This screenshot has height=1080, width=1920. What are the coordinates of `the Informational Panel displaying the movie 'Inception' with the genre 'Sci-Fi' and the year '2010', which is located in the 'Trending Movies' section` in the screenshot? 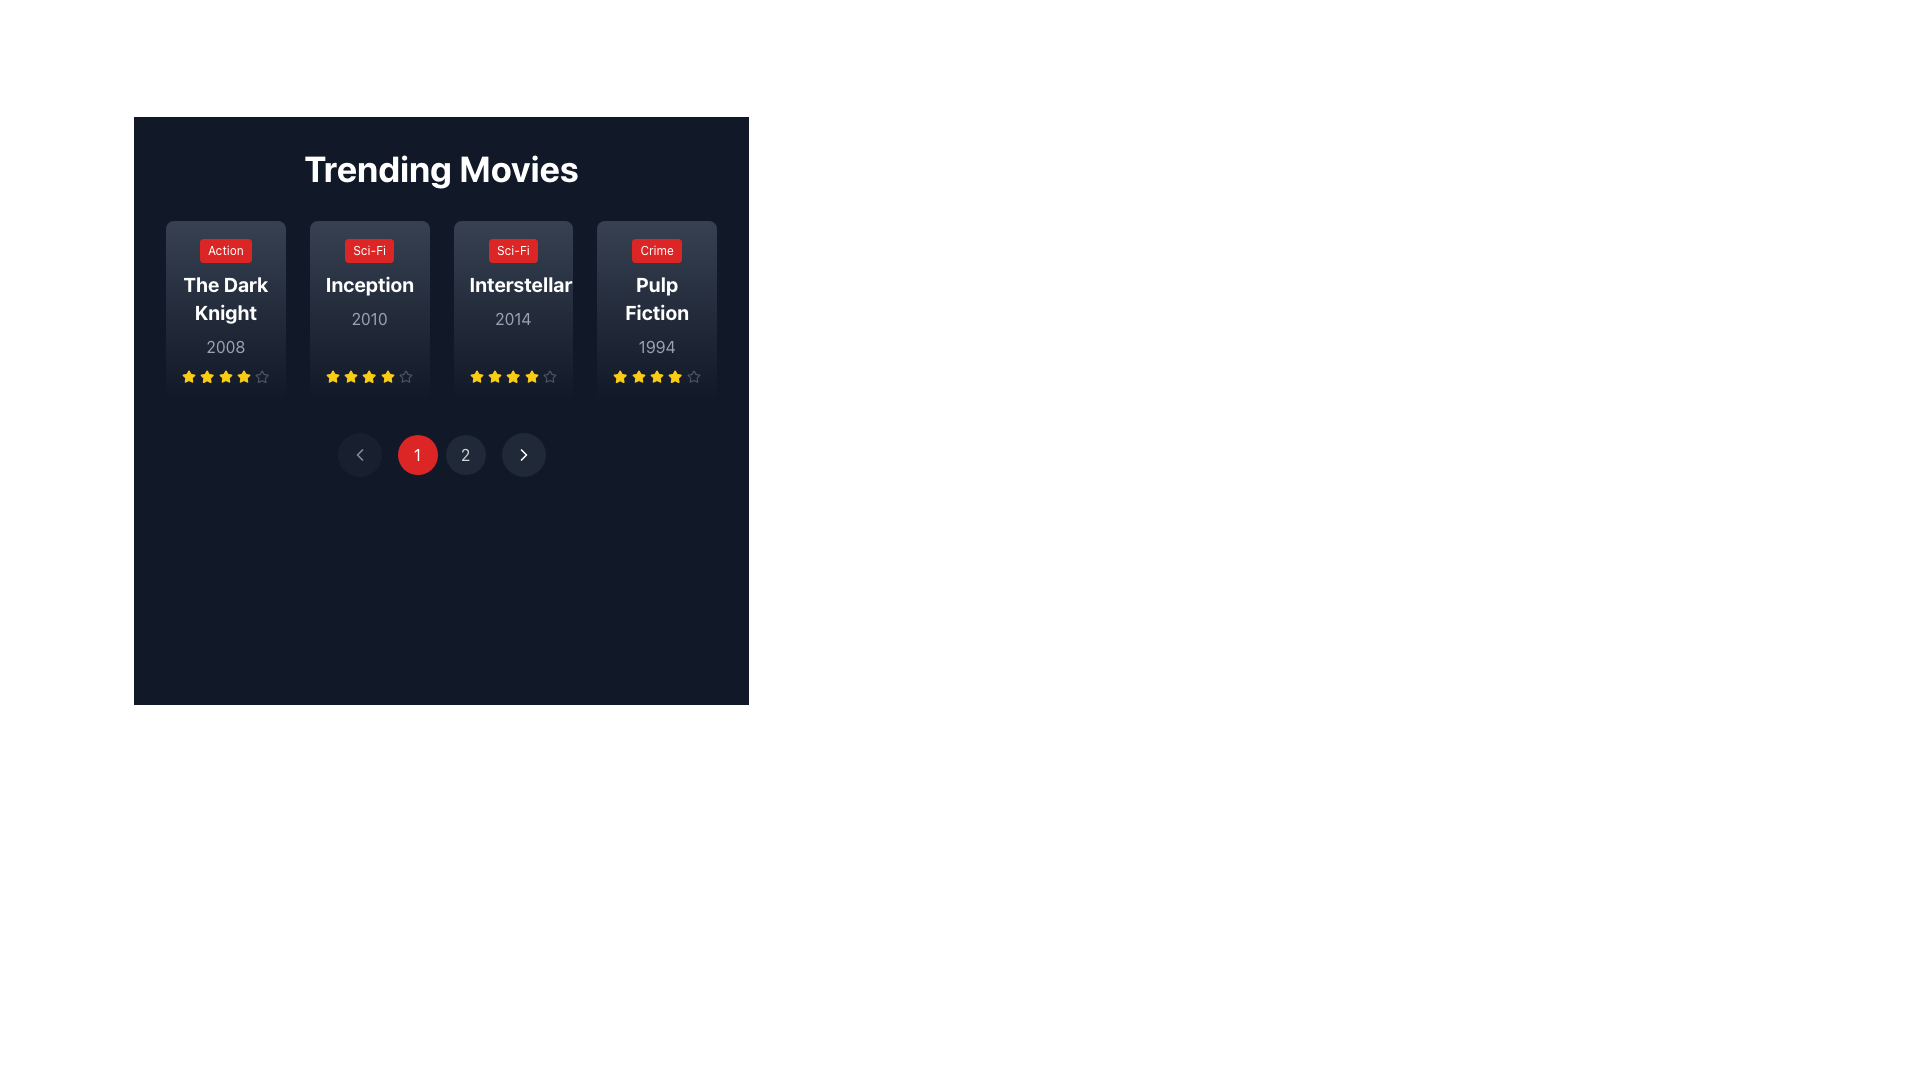 It's located at (369, 284).